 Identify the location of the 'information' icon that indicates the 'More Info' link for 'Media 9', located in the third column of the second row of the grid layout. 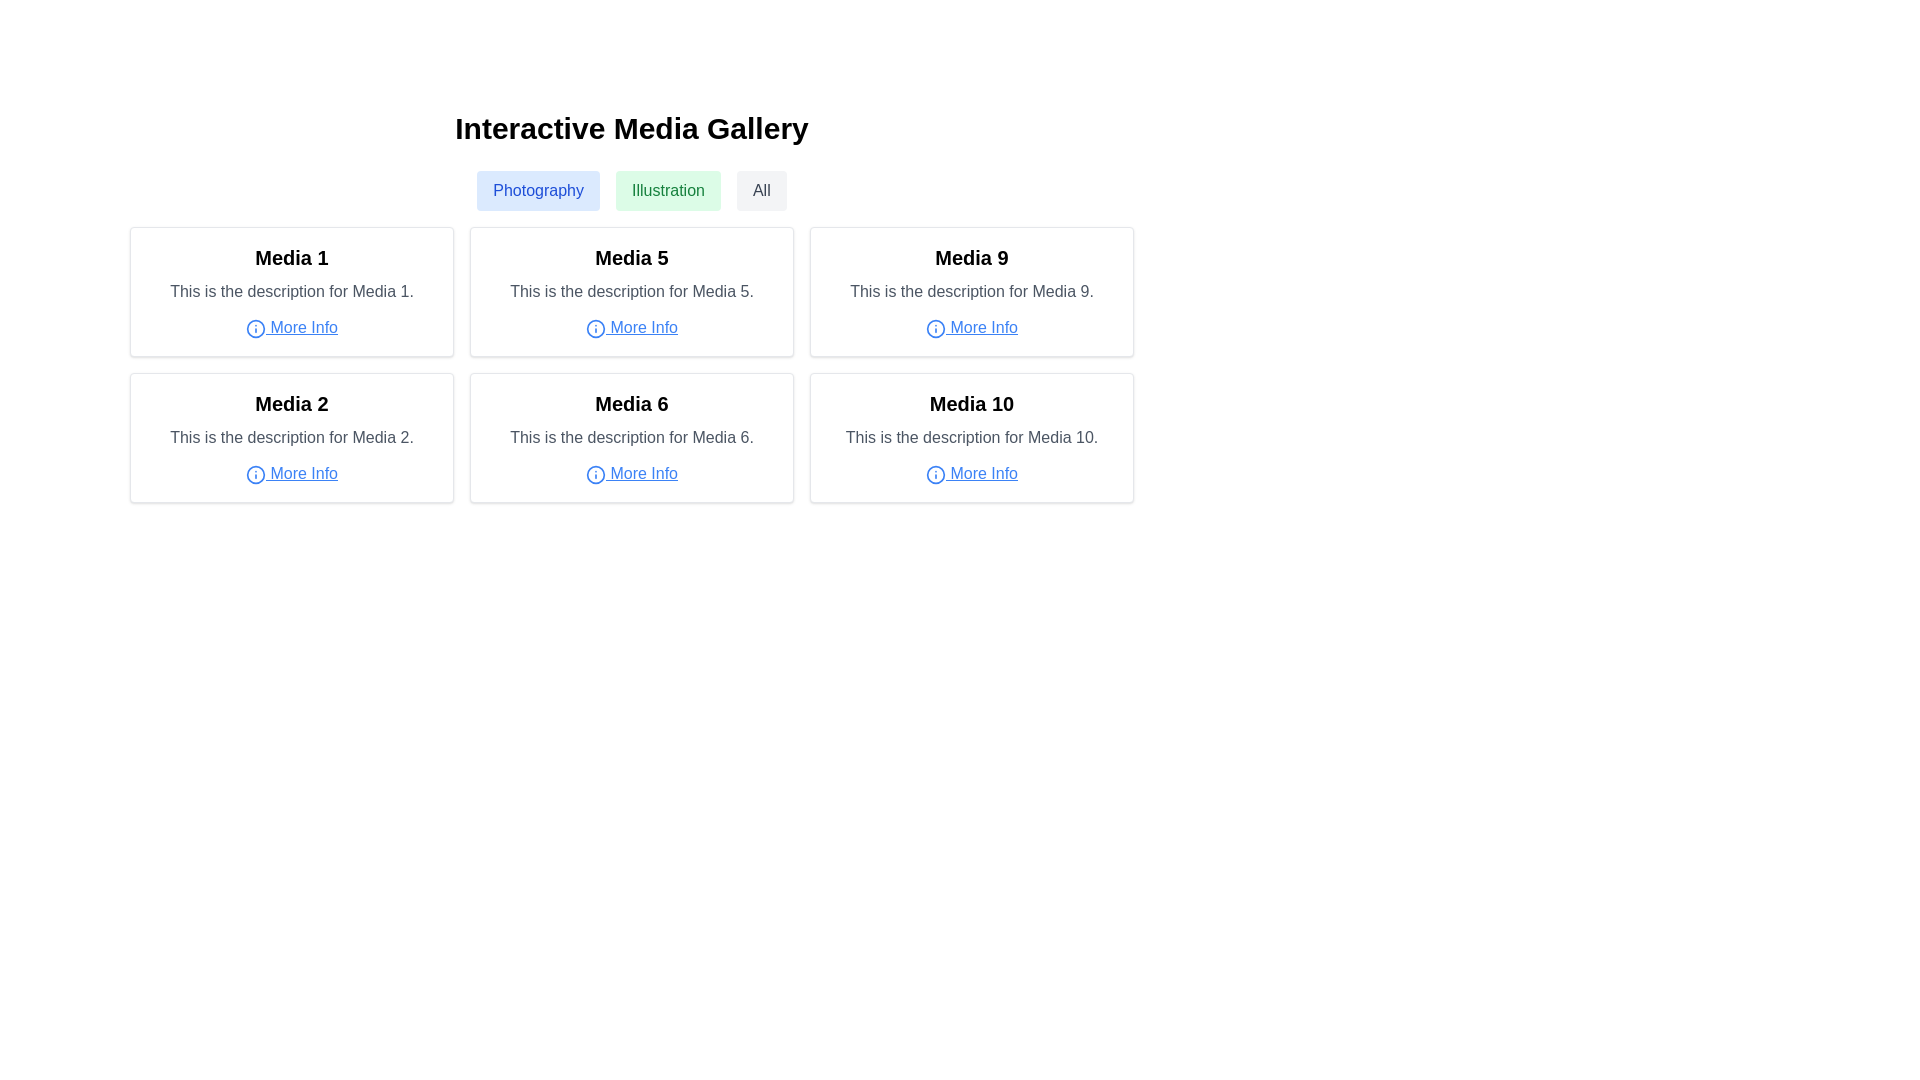
(935, 327).